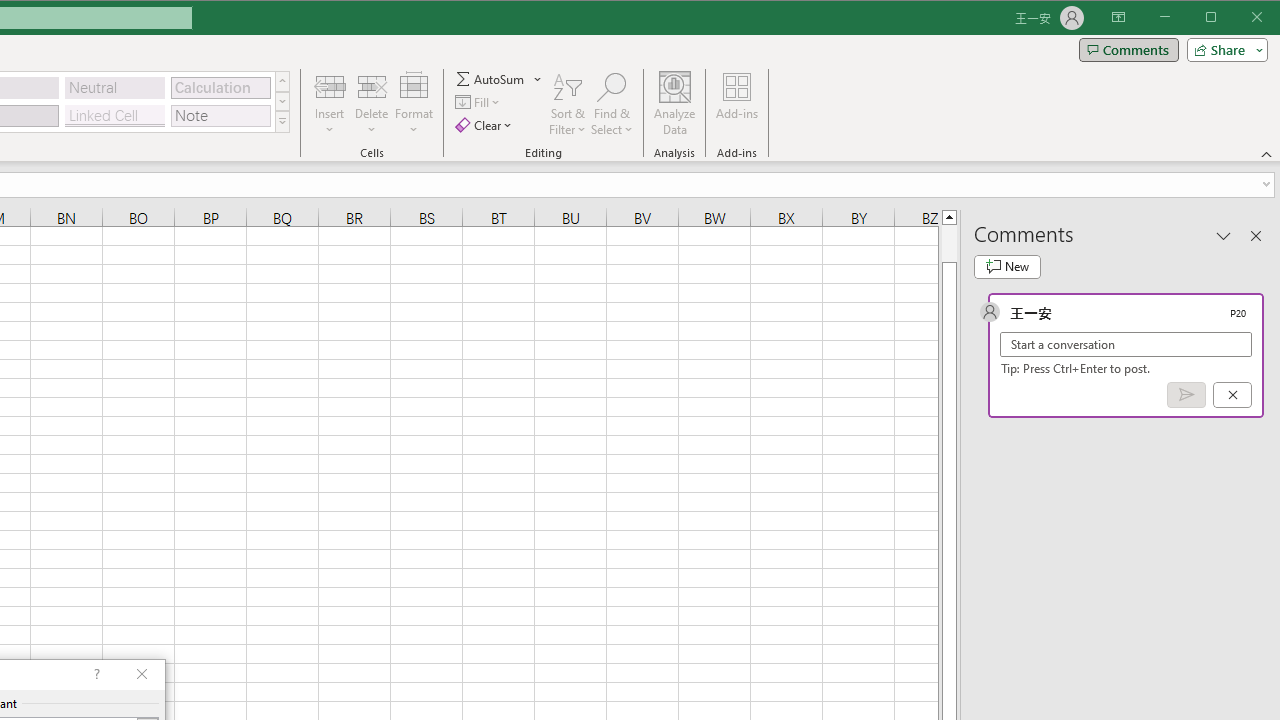 The width and height of the screenshot is (1280, 720). Describe the element at coordinates (113, 116) in the screenshot. I see `'Linked Cell'` at that location.